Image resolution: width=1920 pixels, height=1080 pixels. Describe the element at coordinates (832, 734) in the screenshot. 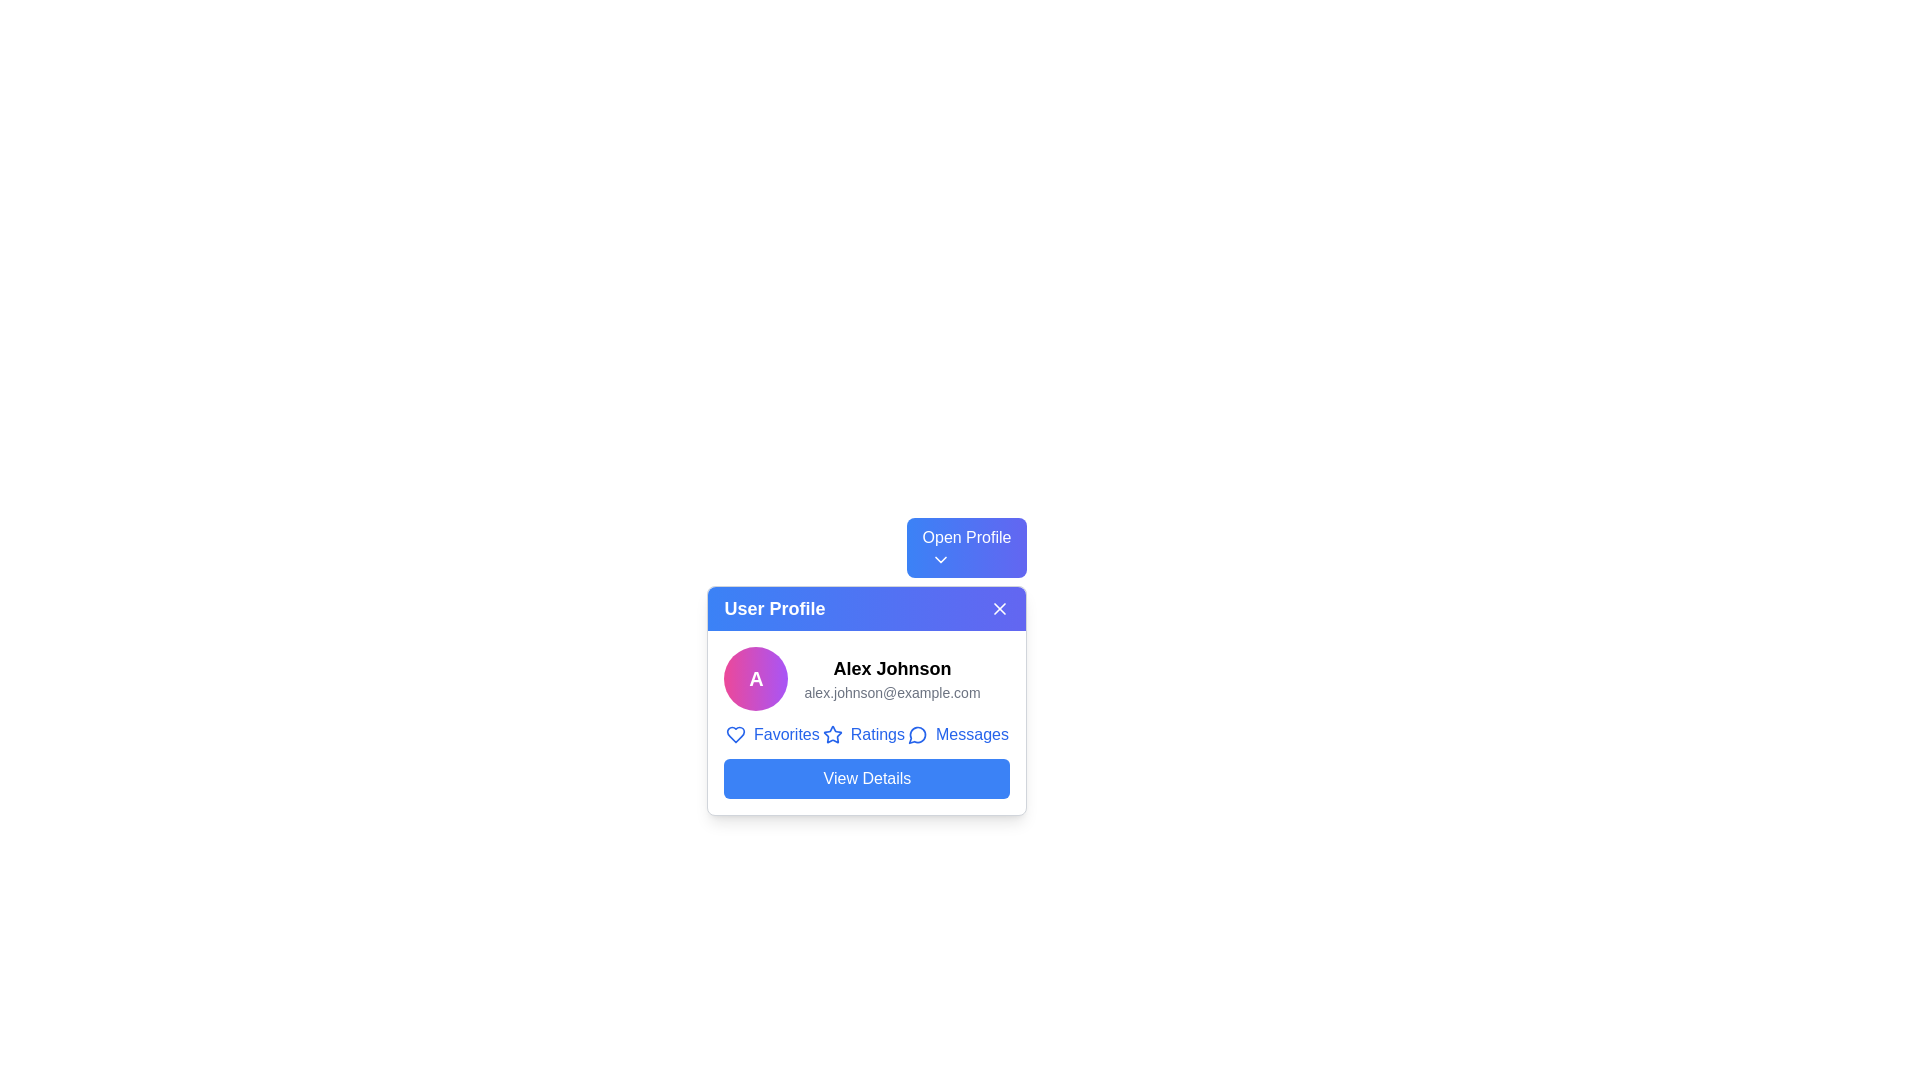

I see `the blue star-shaped icon located below the user's email address and to the right of the heart-shaped 'Favorites' icon` at that location.